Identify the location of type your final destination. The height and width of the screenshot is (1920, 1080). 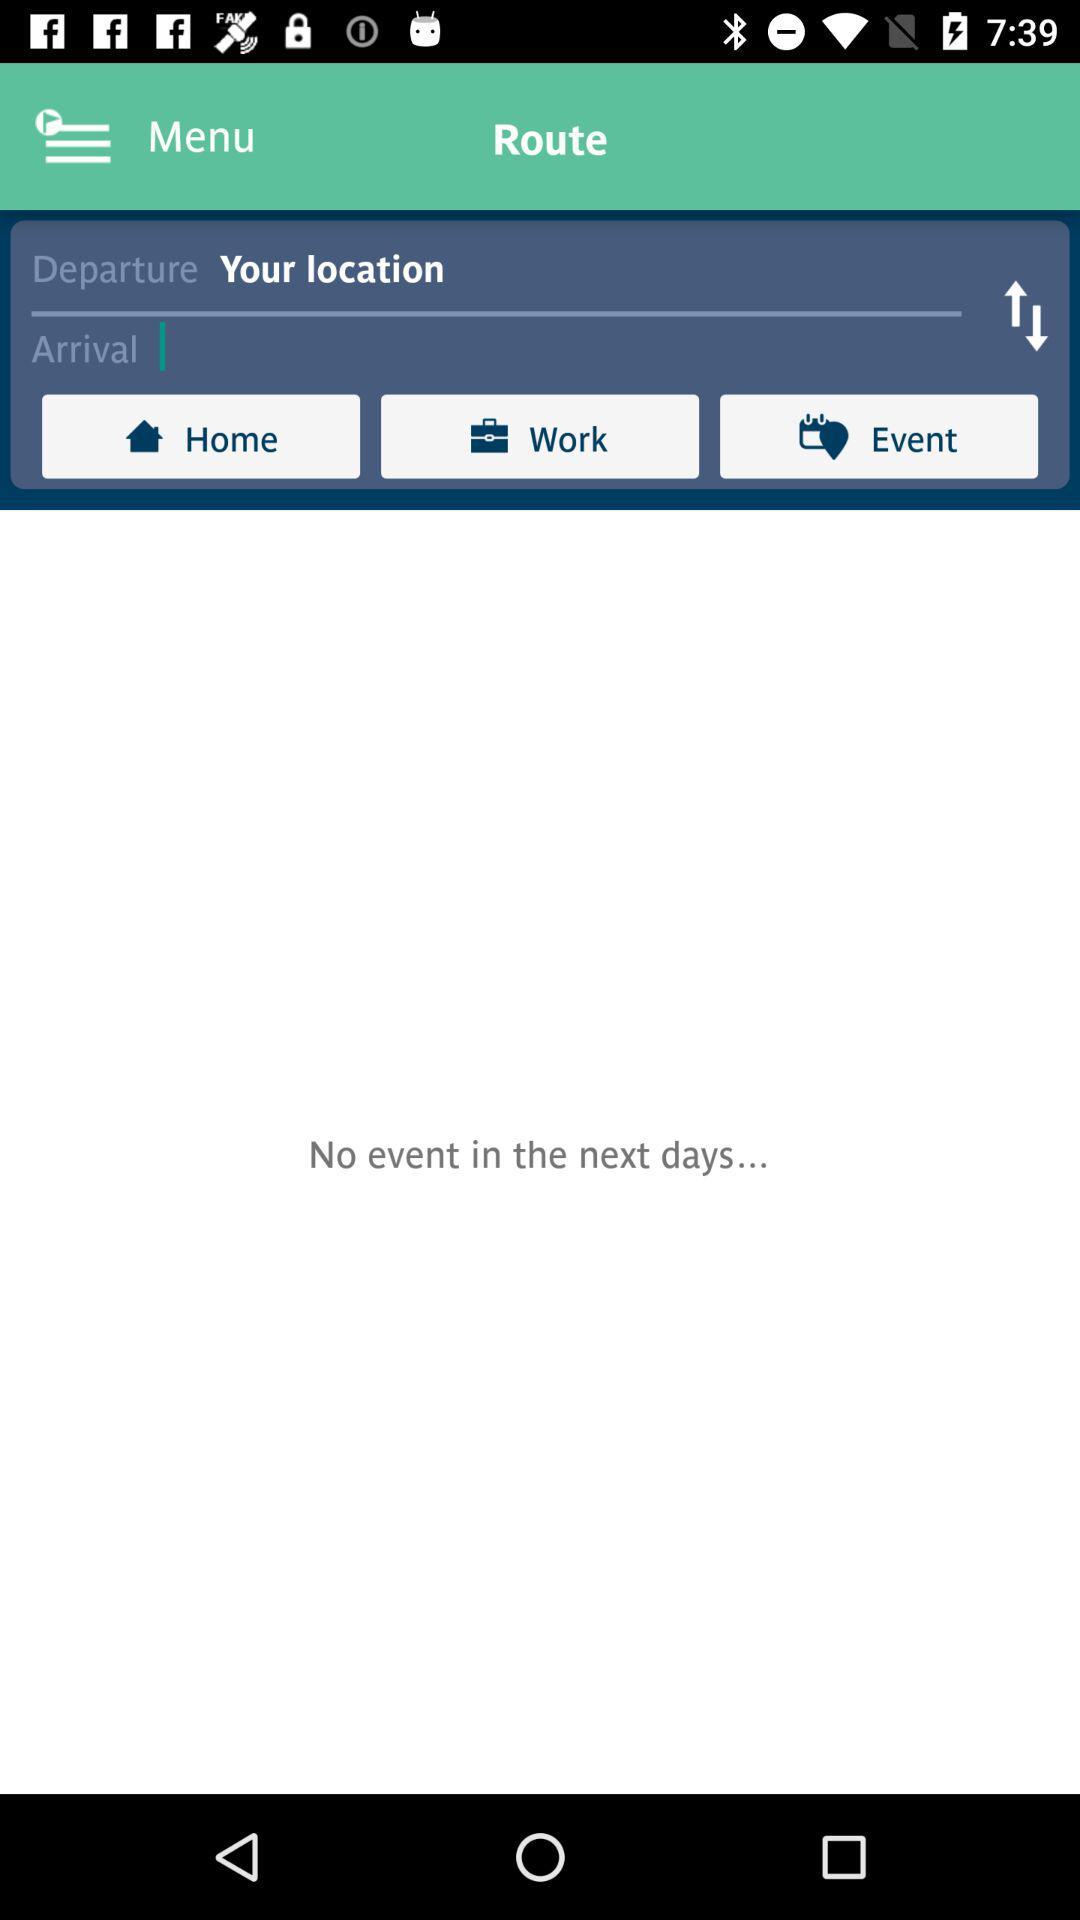
(571, 346).